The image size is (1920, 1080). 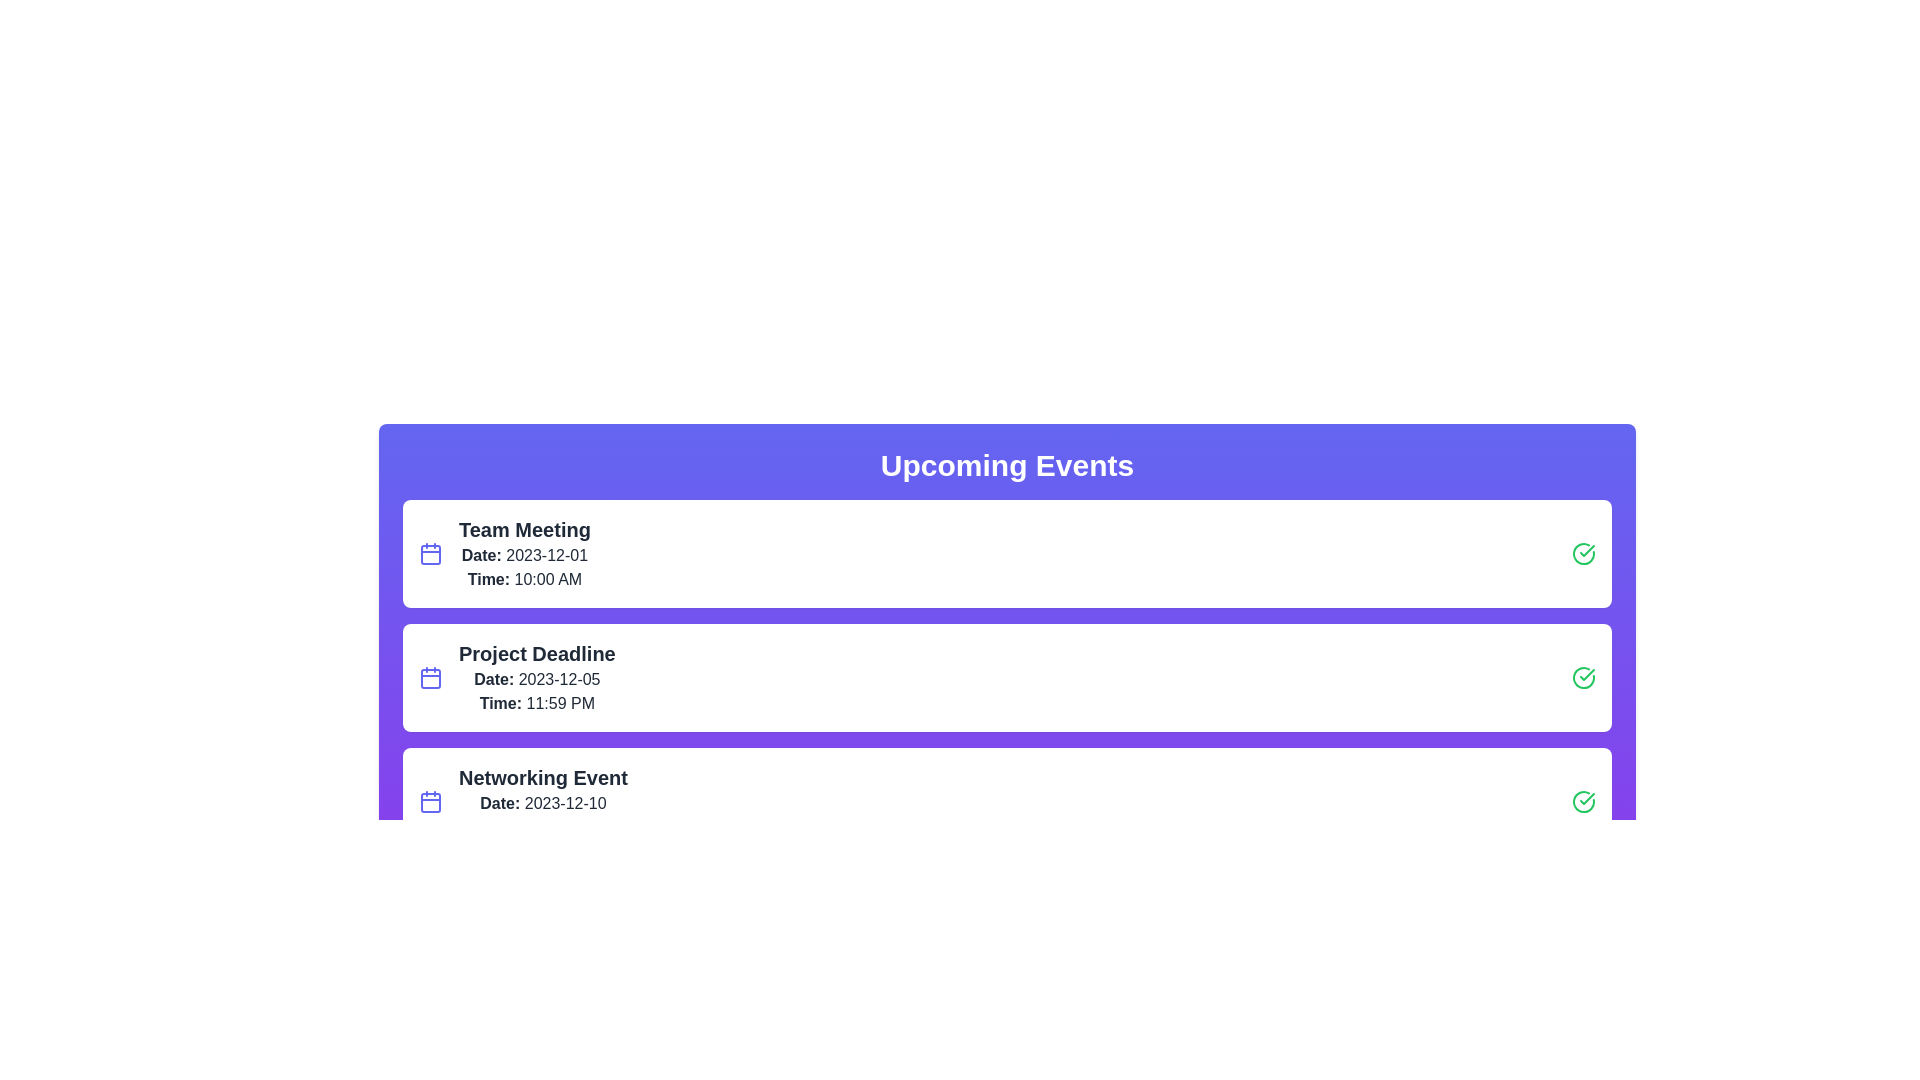 What do you see at coordinates (524, 579) in the screenshot?
I see `the static text element displaying 'Time: 10:00 AM', which is located below 'Date: 2023-12-01' and part of the 'Team Meeting' entry in the first card of the event list under 'Upcoming Events'` at bounding box center [524, 579].